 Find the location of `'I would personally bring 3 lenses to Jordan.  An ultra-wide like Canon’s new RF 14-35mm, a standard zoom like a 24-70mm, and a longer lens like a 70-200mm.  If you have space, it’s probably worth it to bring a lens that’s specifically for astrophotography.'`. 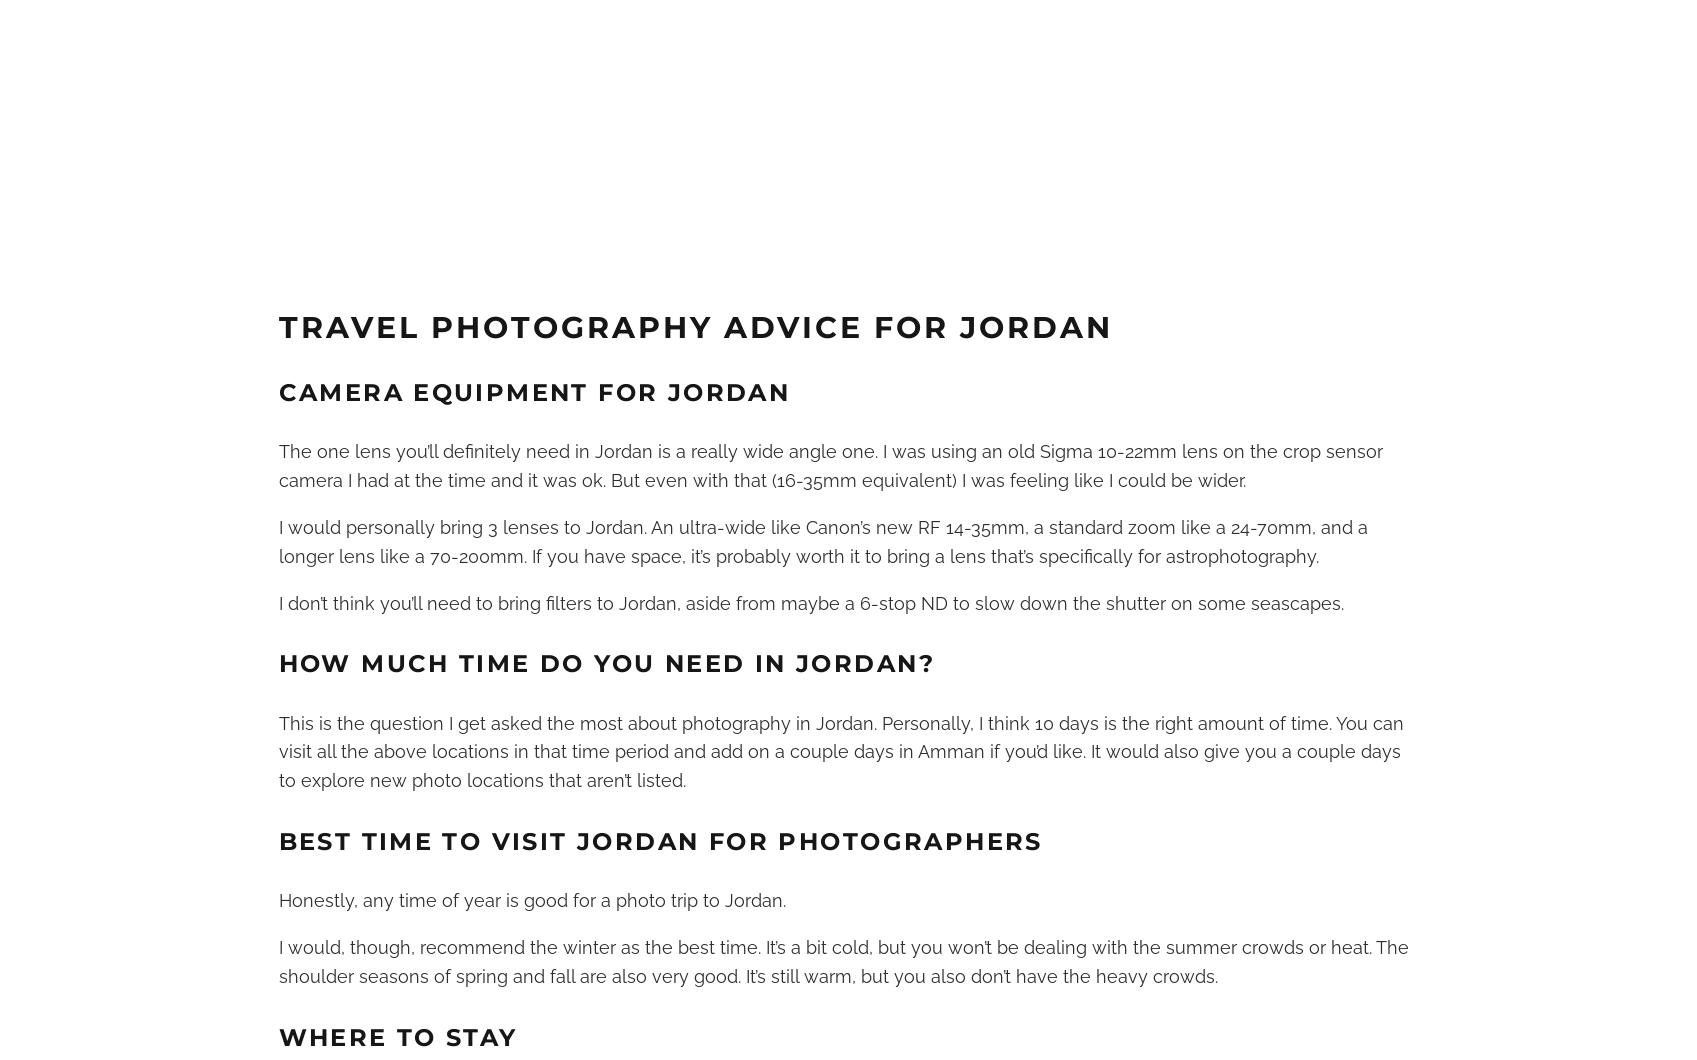

'I would personally bring 3 lenses to Jordan.  An ultra-wide like Canon’s new RF 14-35mm, a standard zoom like a 24-70mm, and a longer lens like a 70-200mm.  If you have space, it’s probably worth it to bring a lens that’s specifically for astrophotography.' is located at coordinates (822, 541).